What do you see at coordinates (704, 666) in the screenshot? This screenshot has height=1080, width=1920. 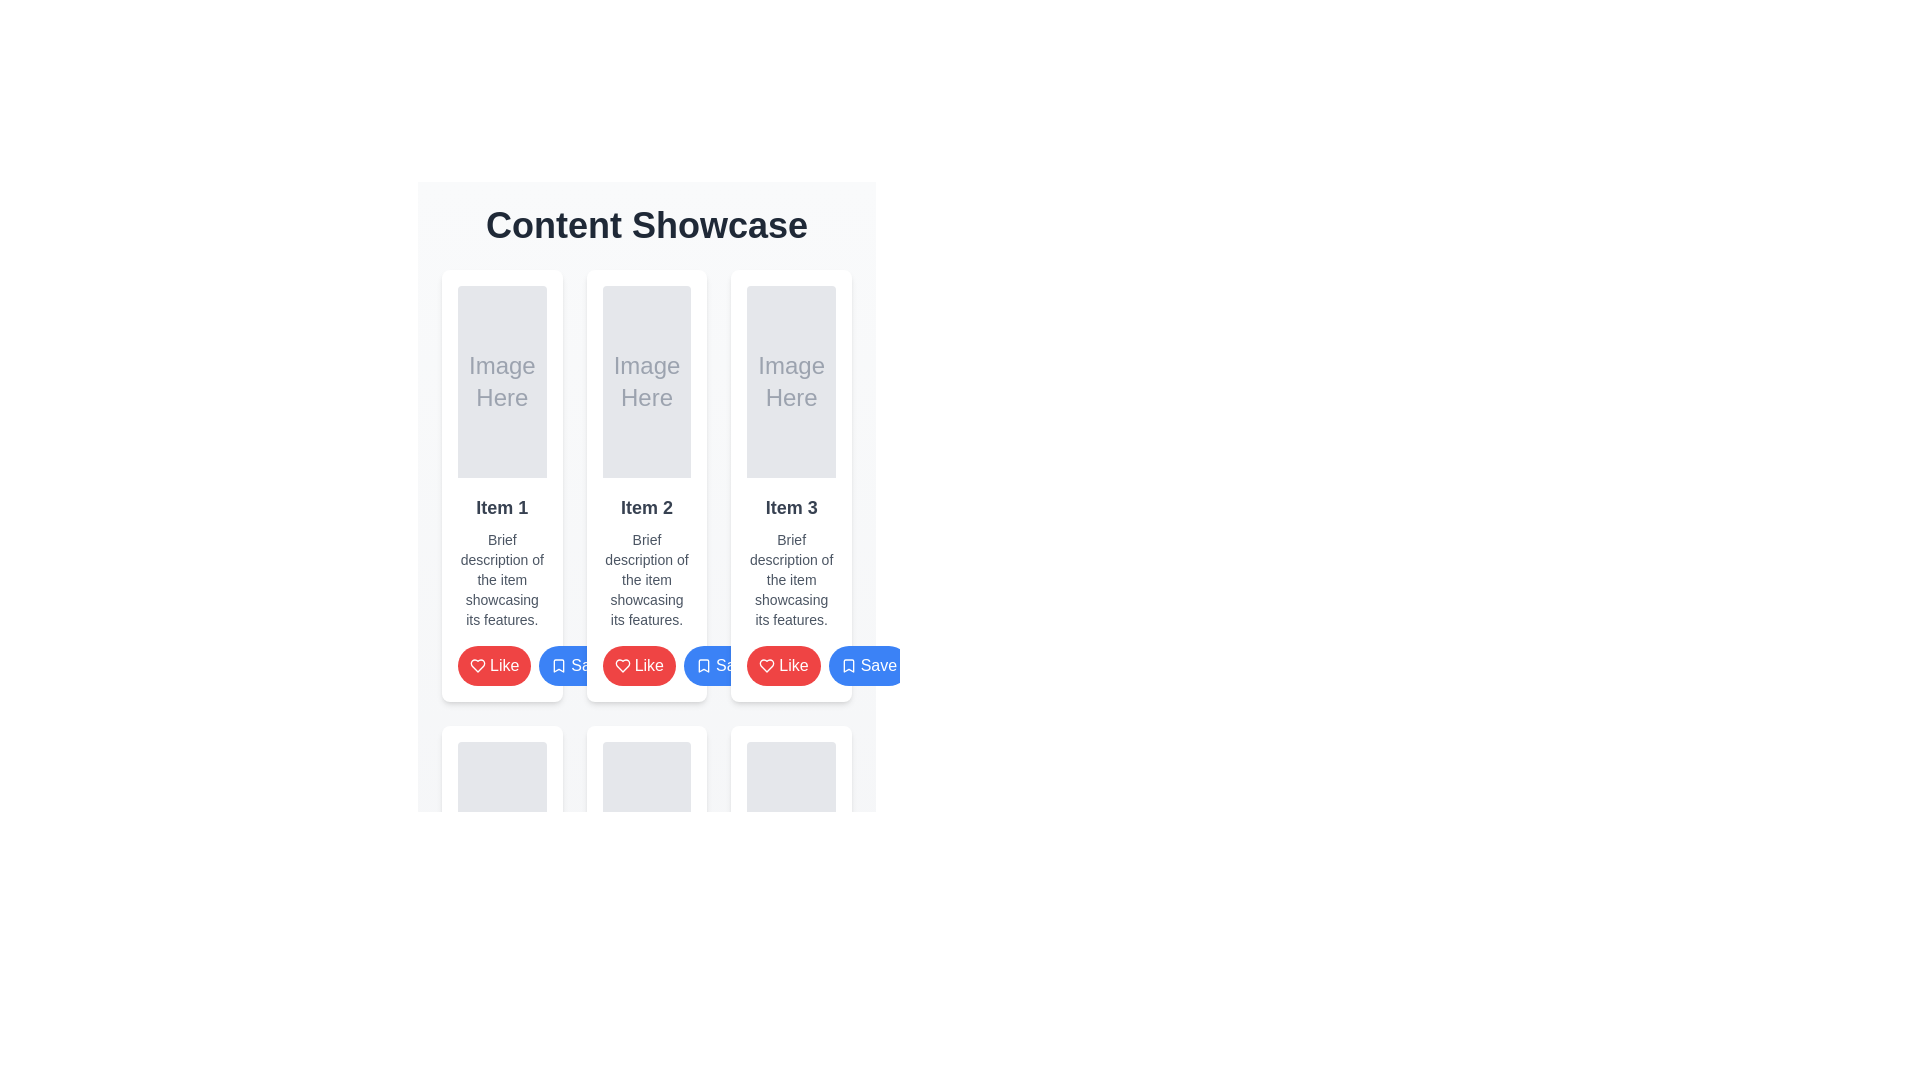 I see `the 'bookmark' icon located to the right of the 'Save' button in the second card under the 'Content Showcase' section` at bounding box center [704, 666].